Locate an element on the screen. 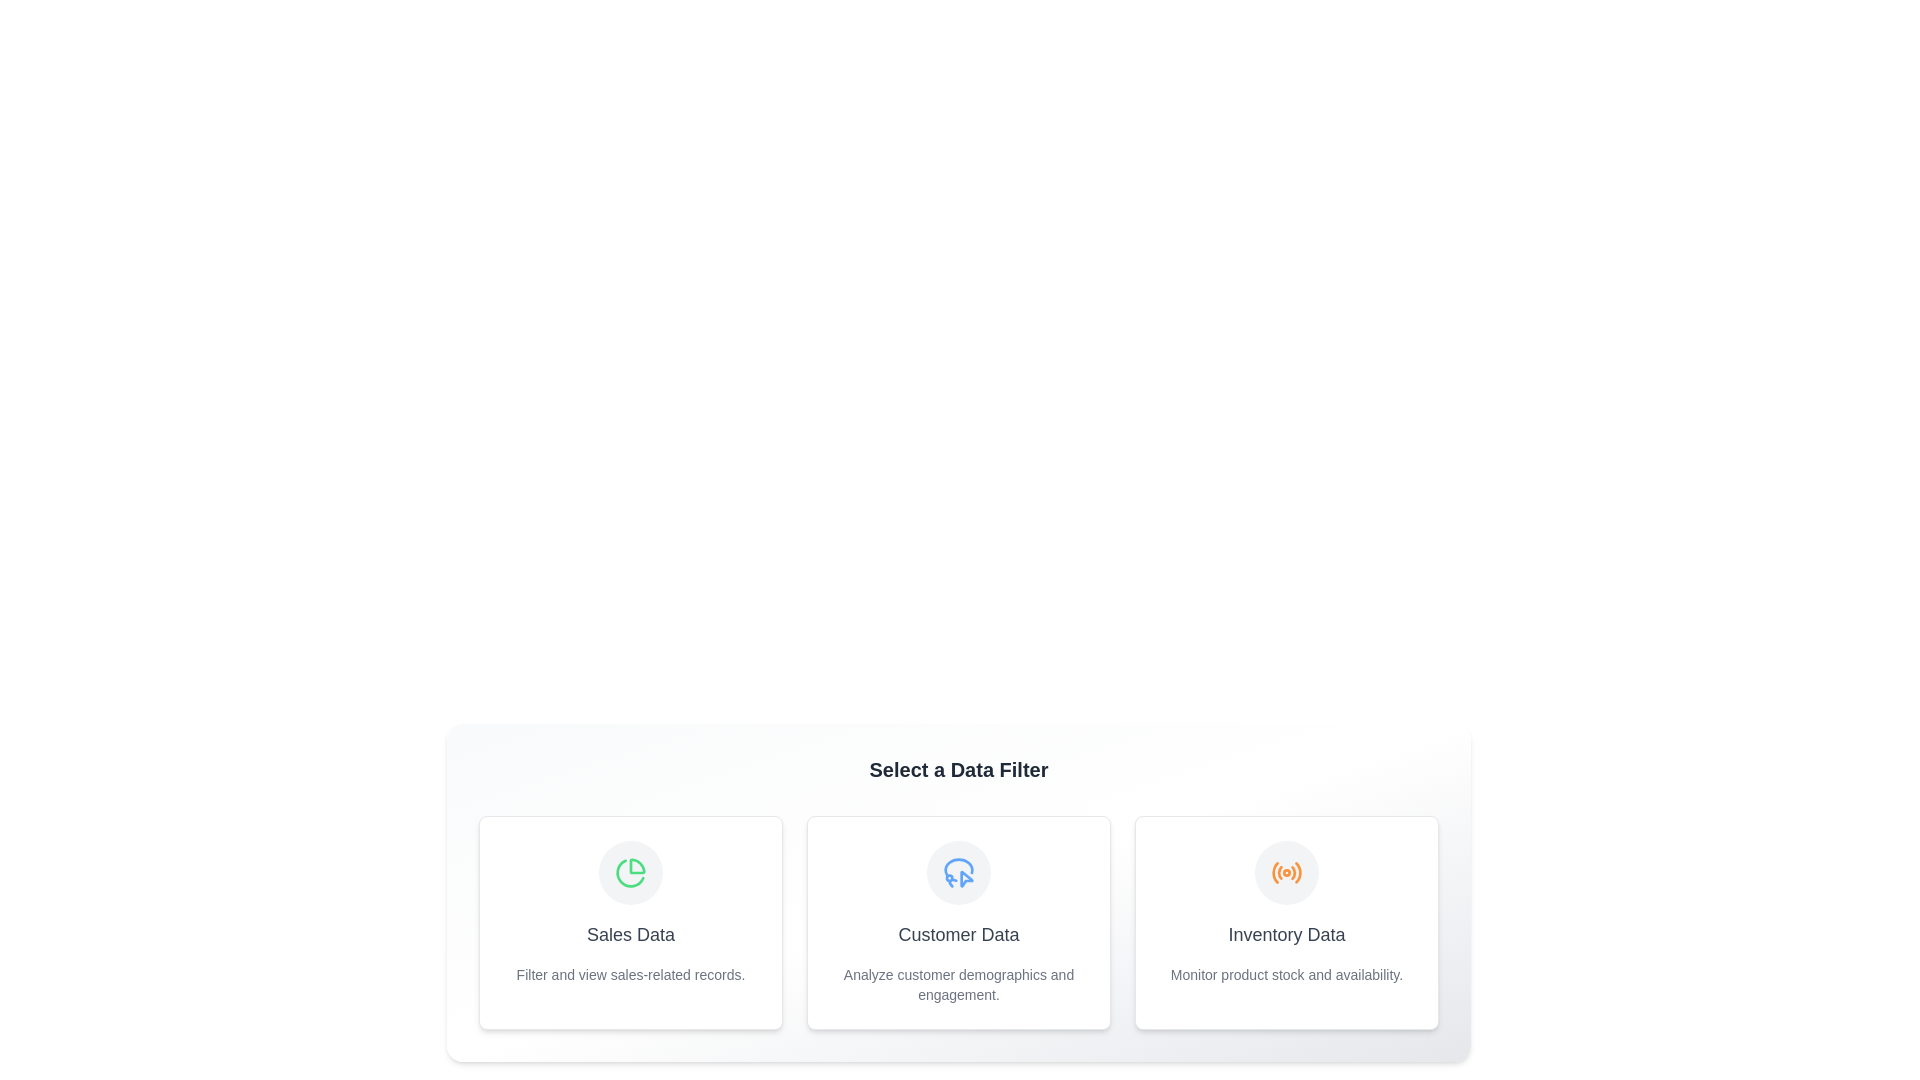 The height and width of the screenshot is (1080, 1920). the Text Label that provides additional details about the 'Customer Data' section, positioned below the 'Customer Data' title in the interface is located at coordinates (958, 983).